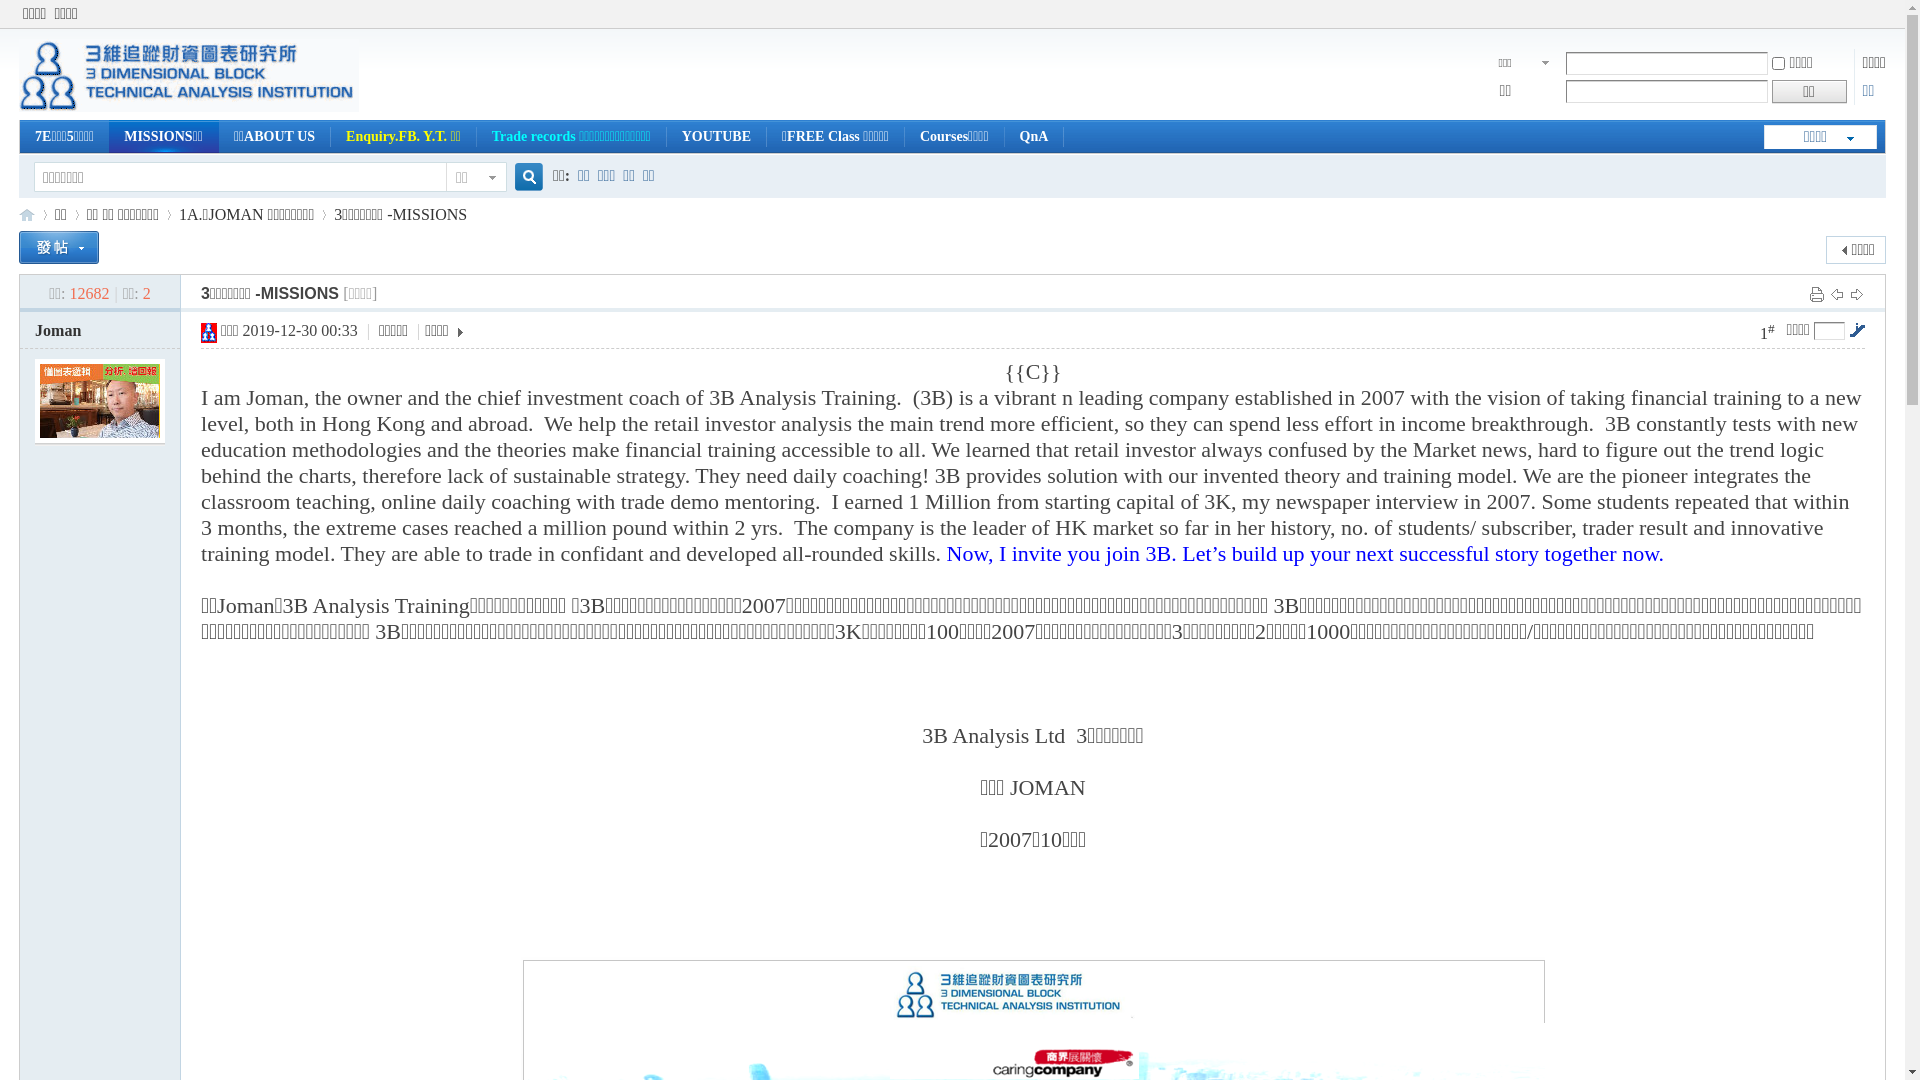 This screenshot has width=1920, height=1080. What do you see at coordinates (1767, 330) in the screenshot?
I see `'1#'` at bounding box center [1767, 330].